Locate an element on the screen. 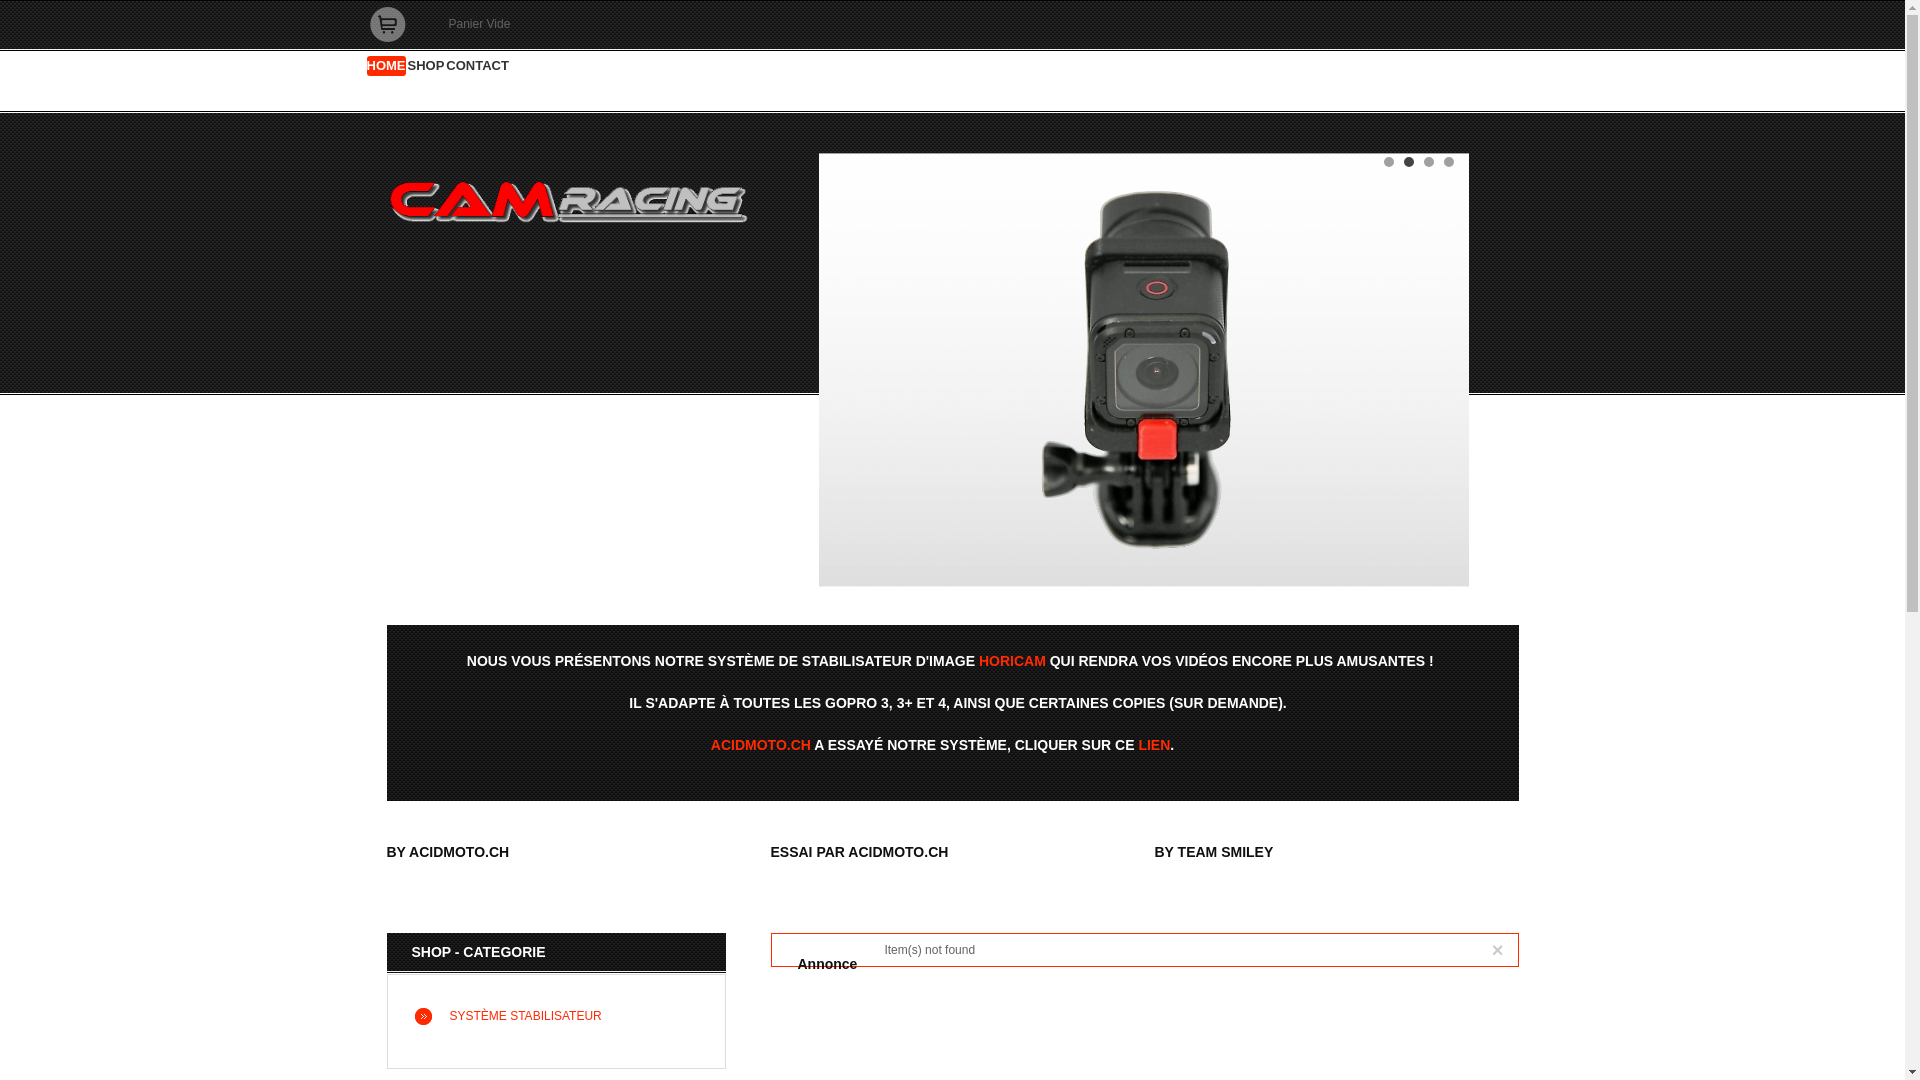 The image size is (1920, 1080). 'HOME' is located at coordinates (385, 64).